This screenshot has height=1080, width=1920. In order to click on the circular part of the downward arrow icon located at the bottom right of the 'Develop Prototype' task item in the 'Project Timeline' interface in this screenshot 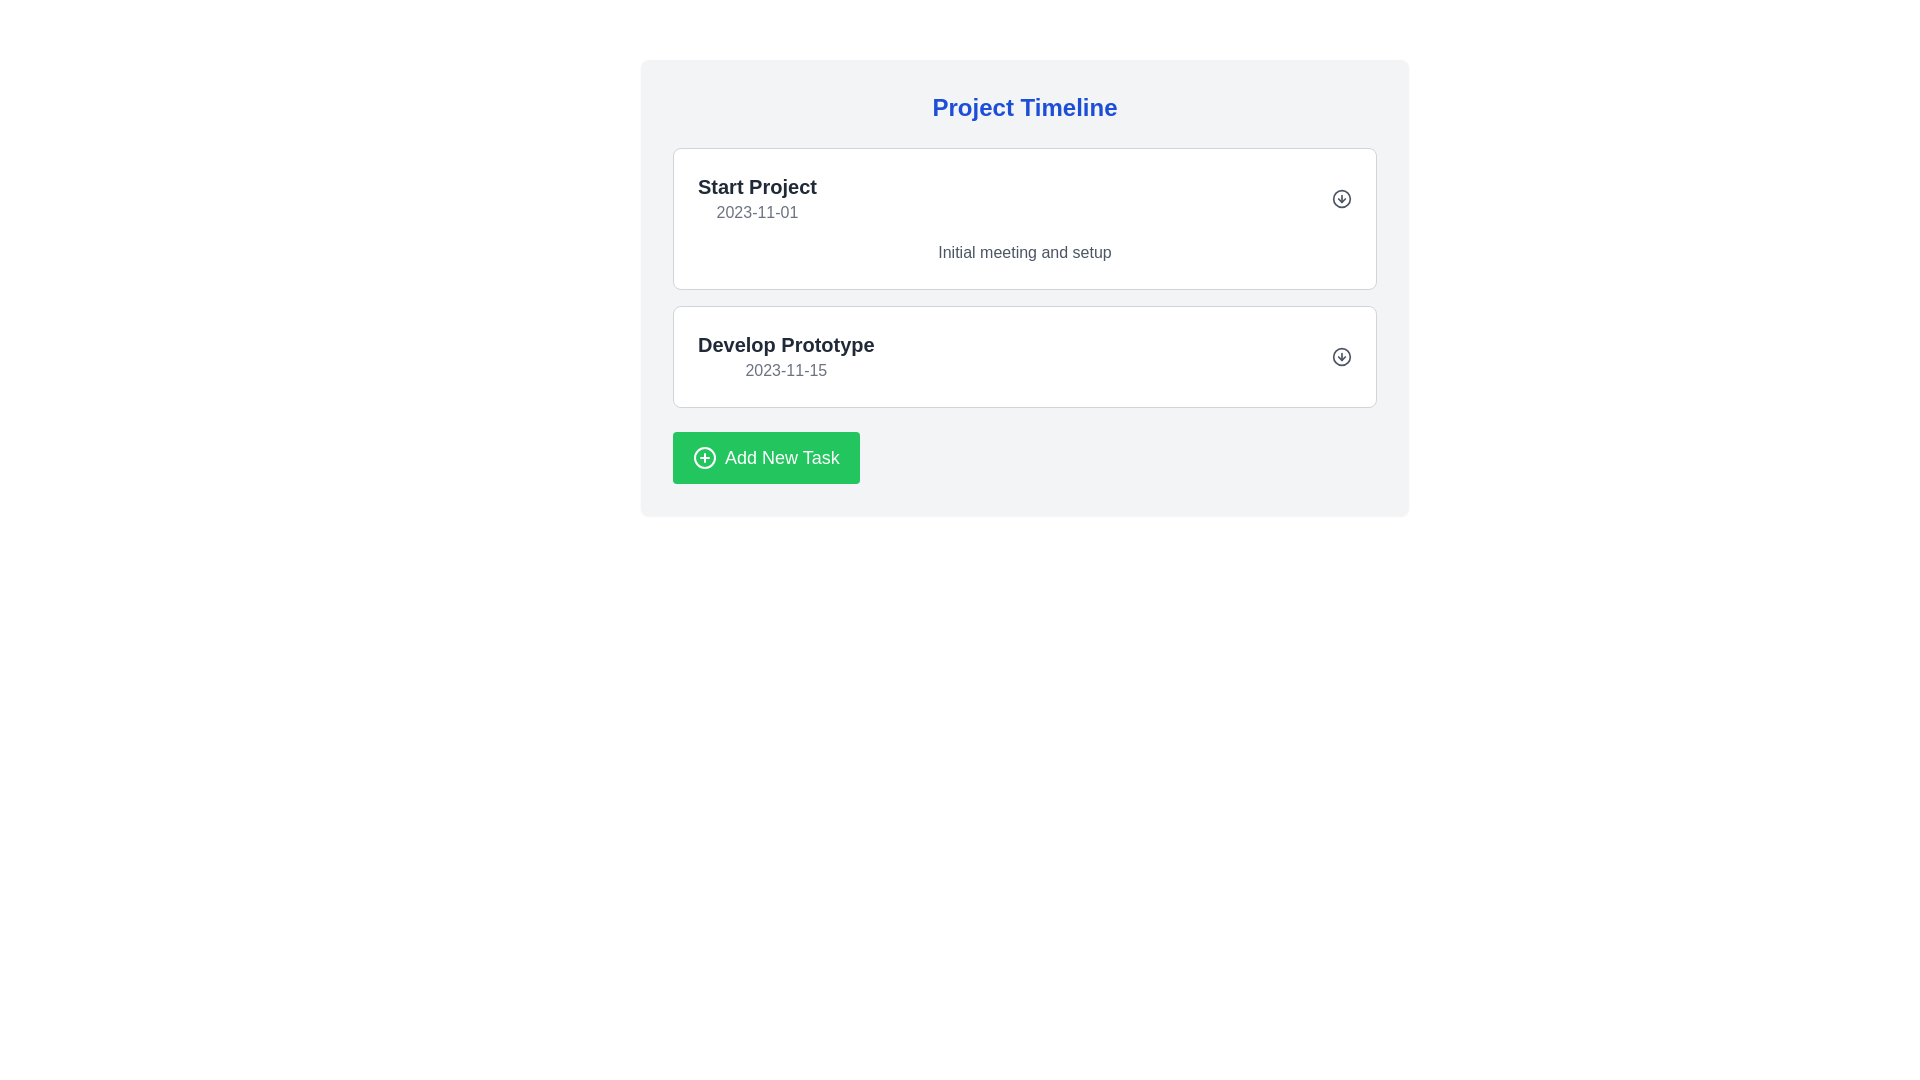, I will do `click(1342, 356)`.